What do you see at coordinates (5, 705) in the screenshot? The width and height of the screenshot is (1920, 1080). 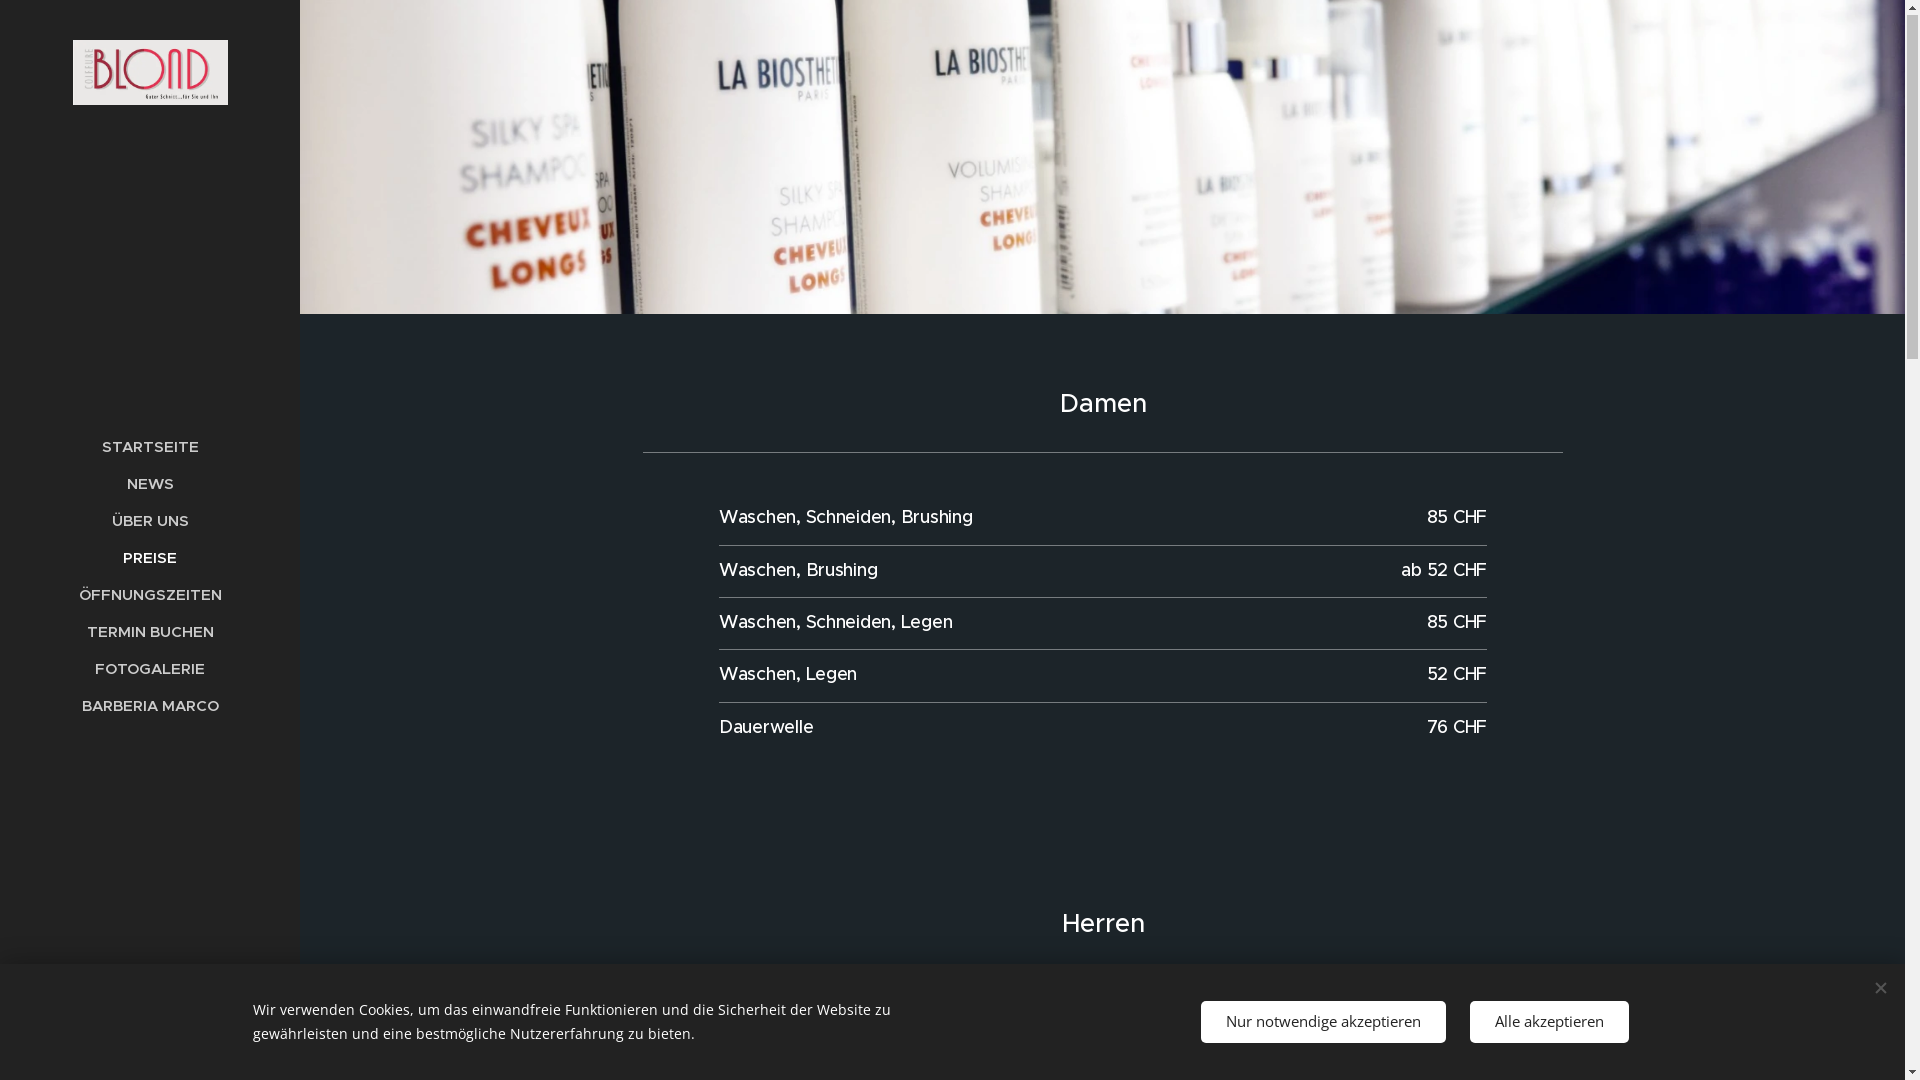 I see `'BARBERIA MARCO'` at bounding box center [5, 705].